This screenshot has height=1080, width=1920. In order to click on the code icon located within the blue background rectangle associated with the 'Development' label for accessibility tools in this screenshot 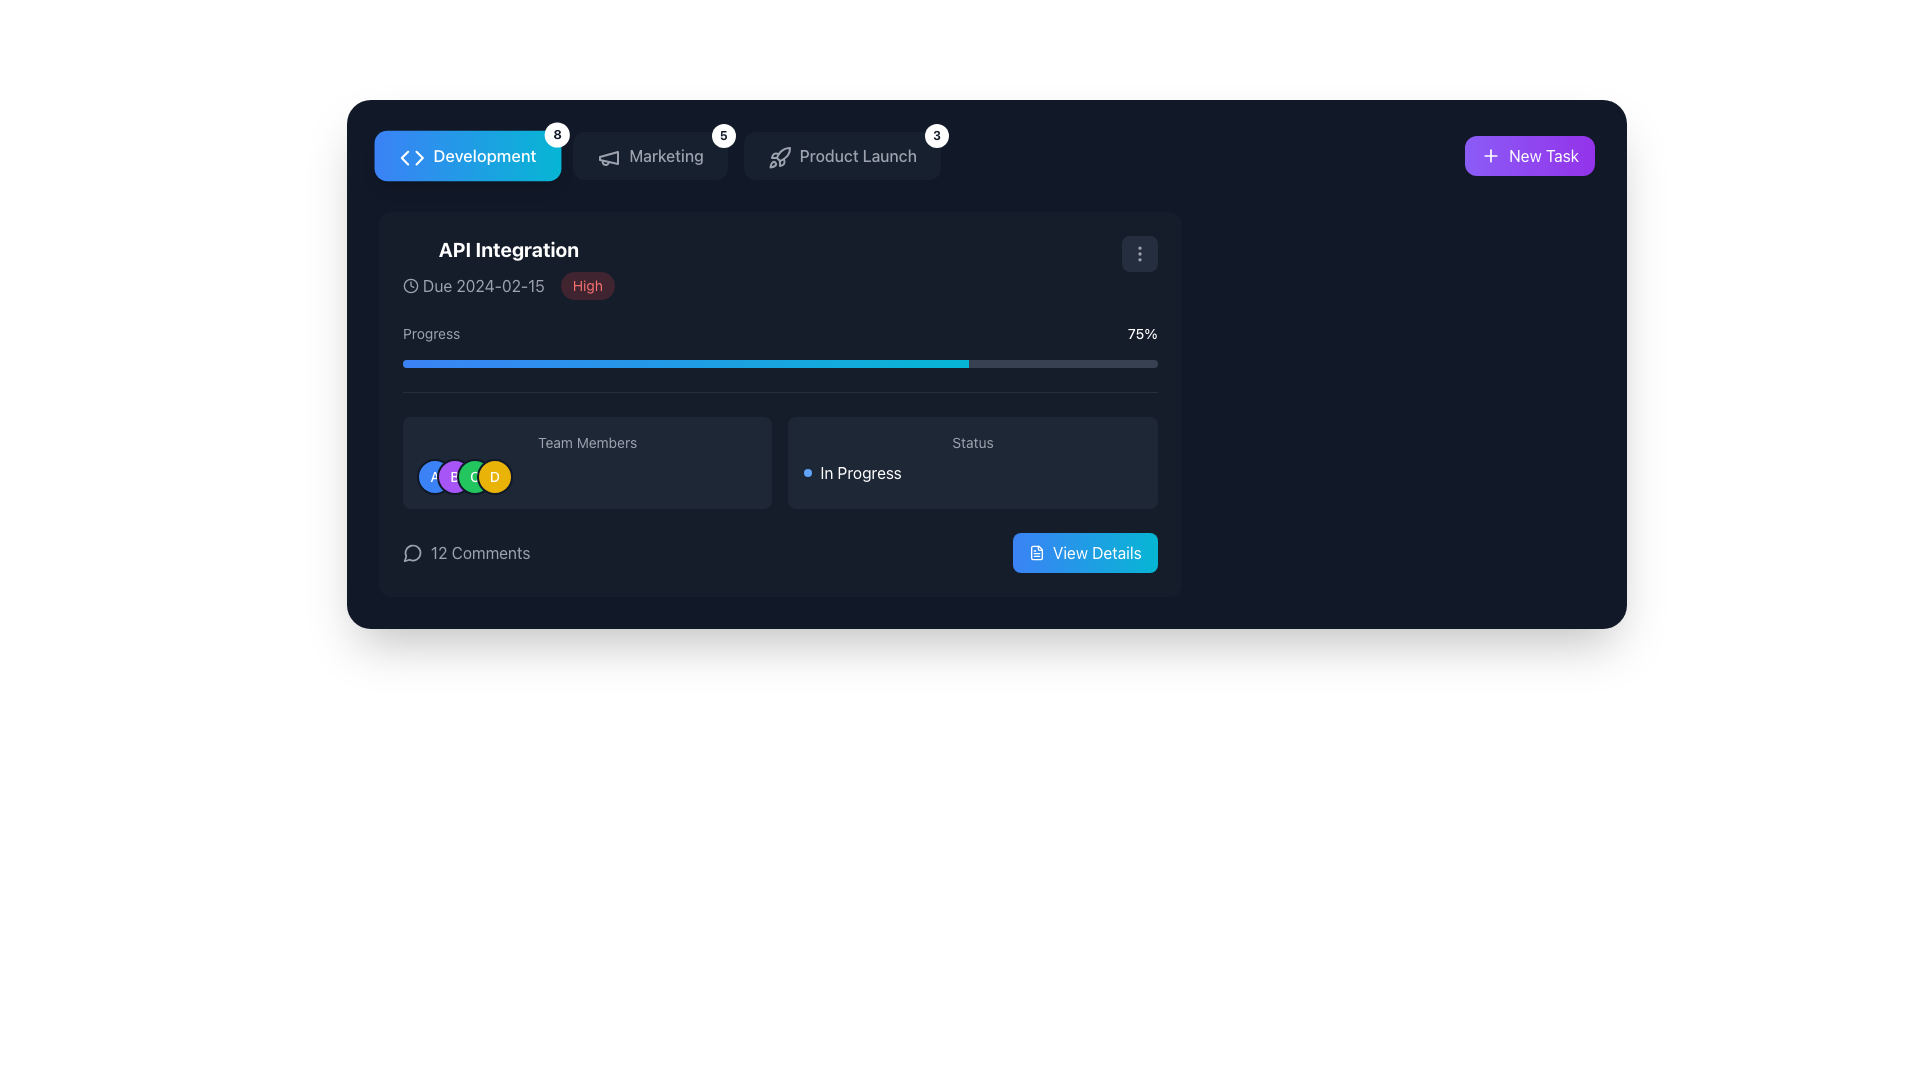, I will do `click(409, 154)`.